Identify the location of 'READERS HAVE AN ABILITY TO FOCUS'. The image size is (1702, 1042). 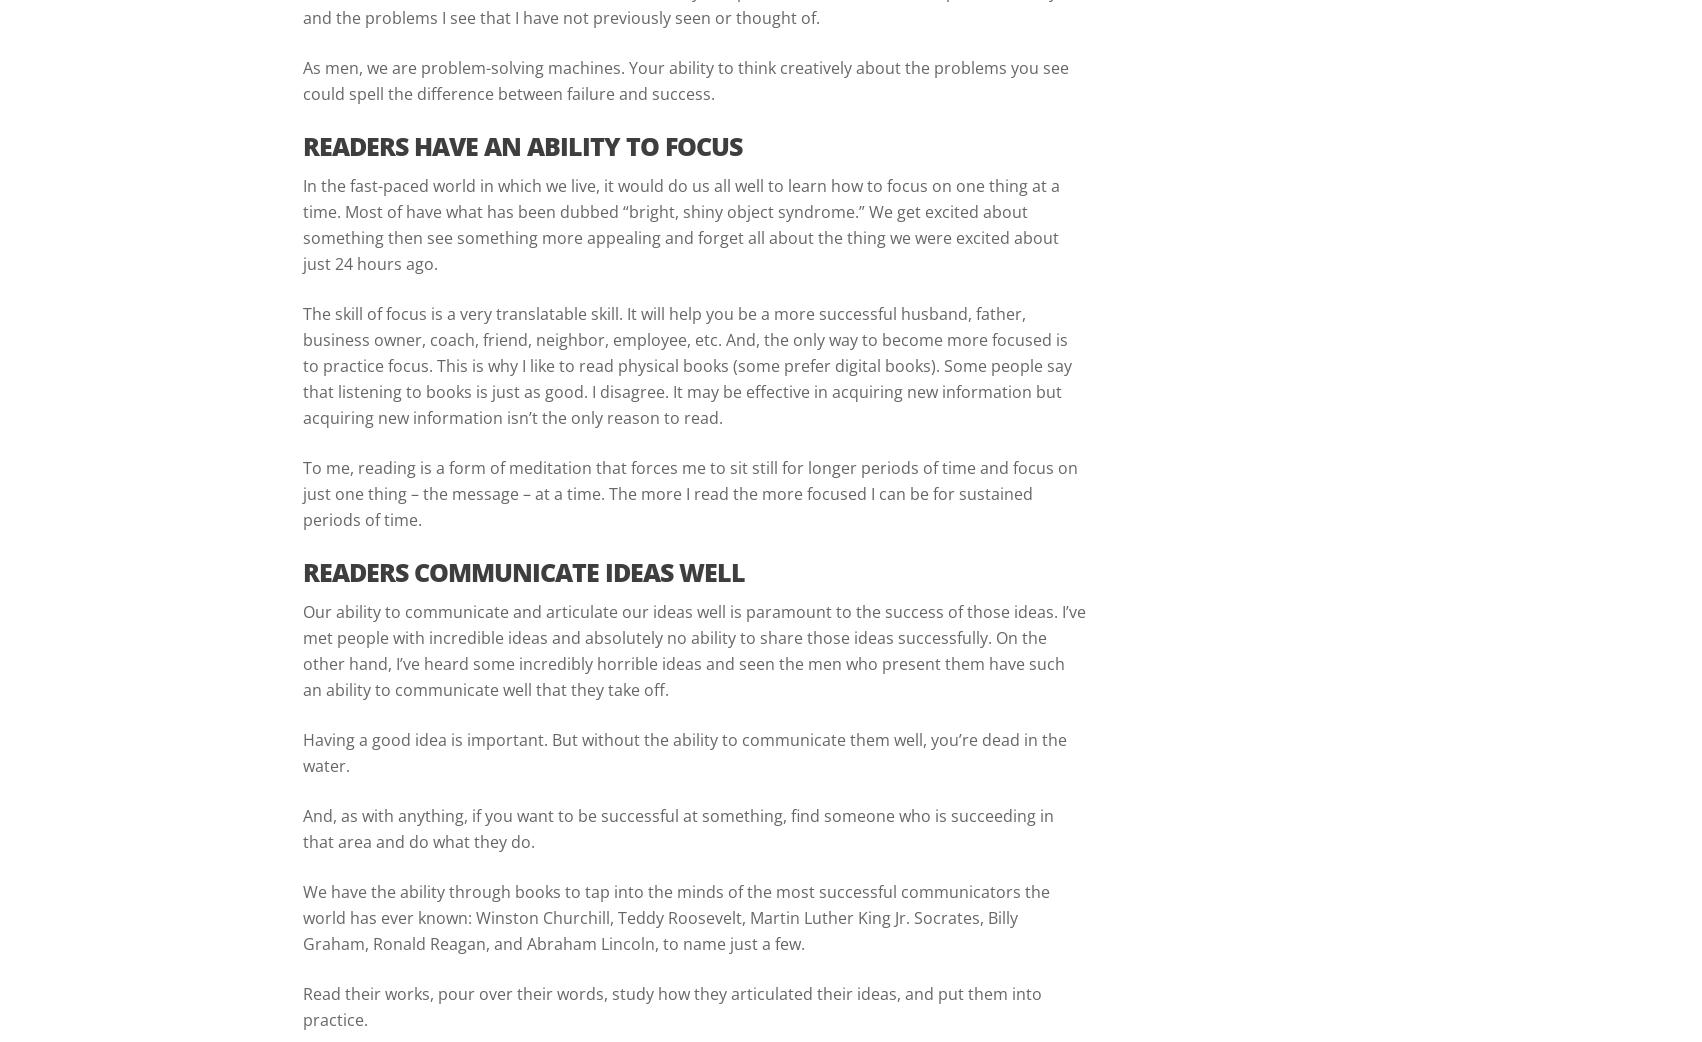
(521, 145).